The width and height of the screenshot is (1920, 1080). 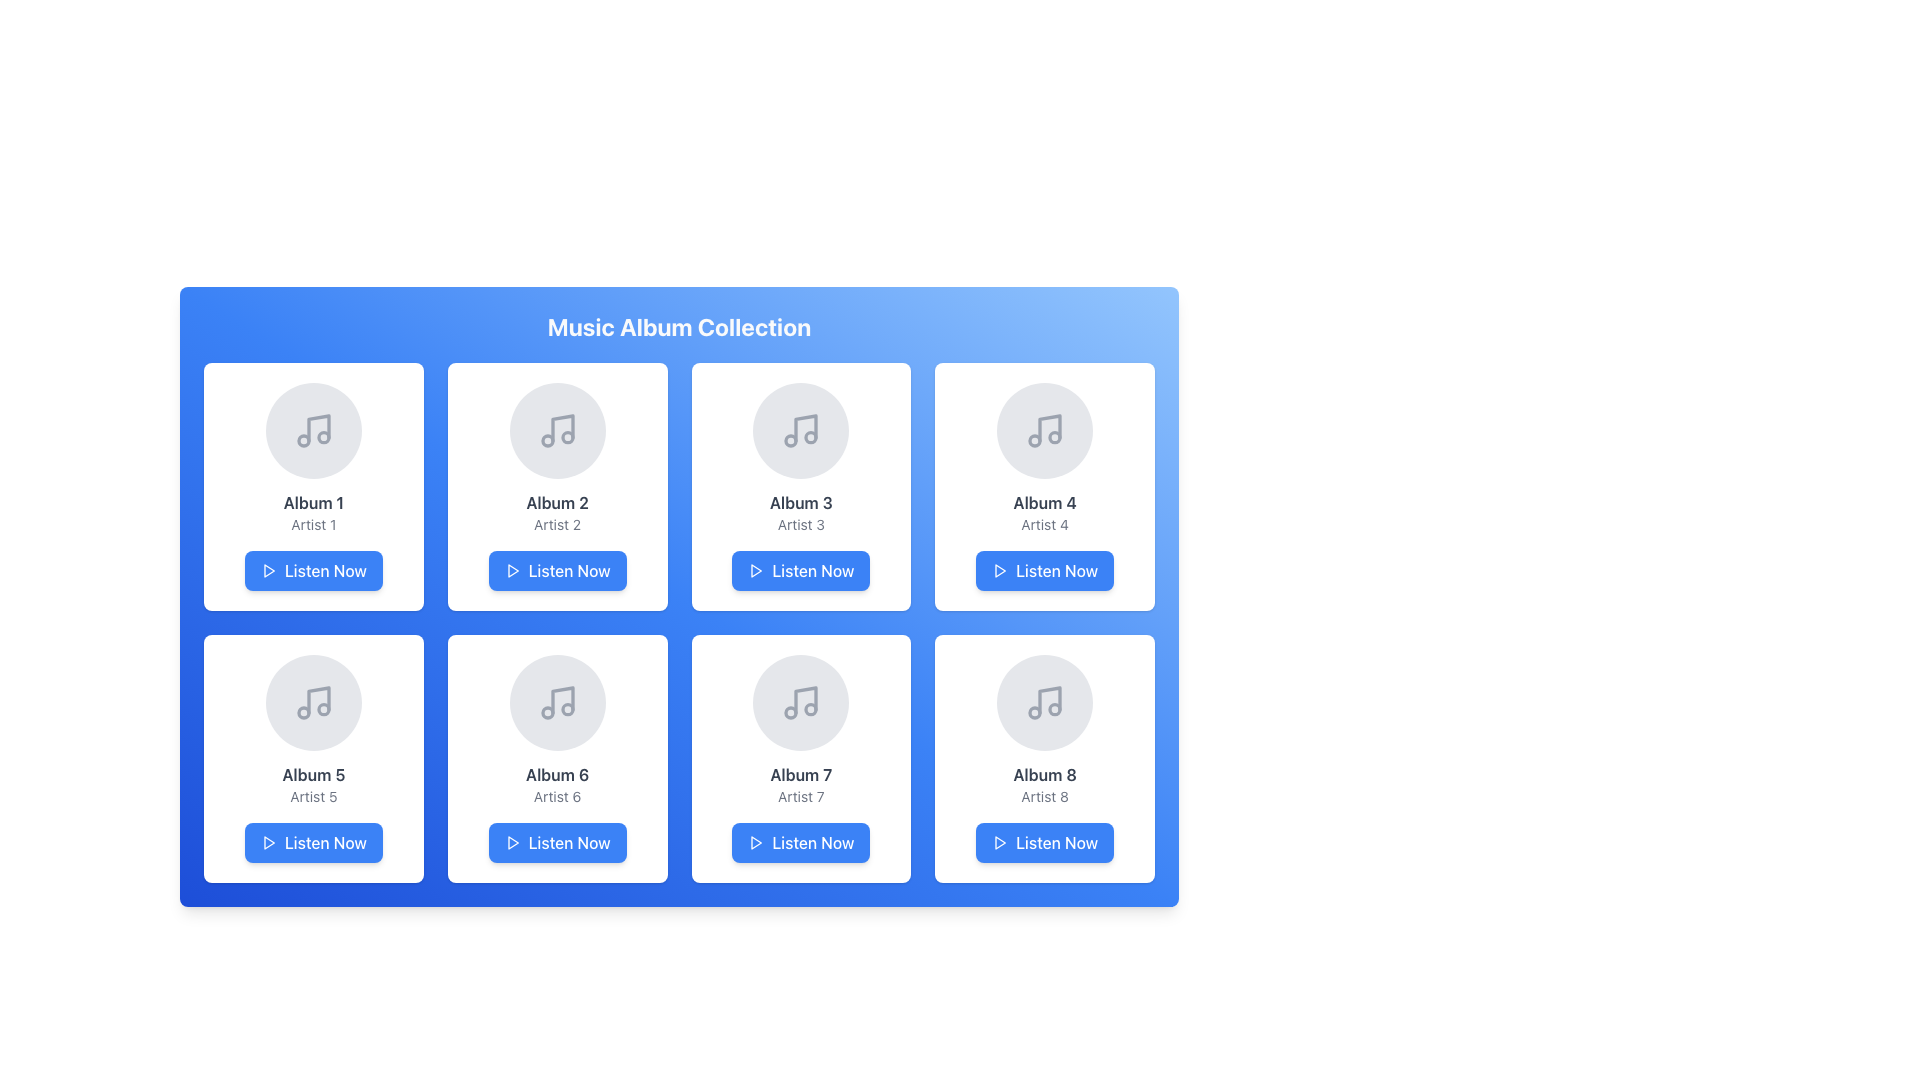 What do you see at coordinates (1044, 501) in the screenshot?
I see `the text label displaying 'Album 4' to perform related actions with surrounding elements` at bounding box center [1044, 501].